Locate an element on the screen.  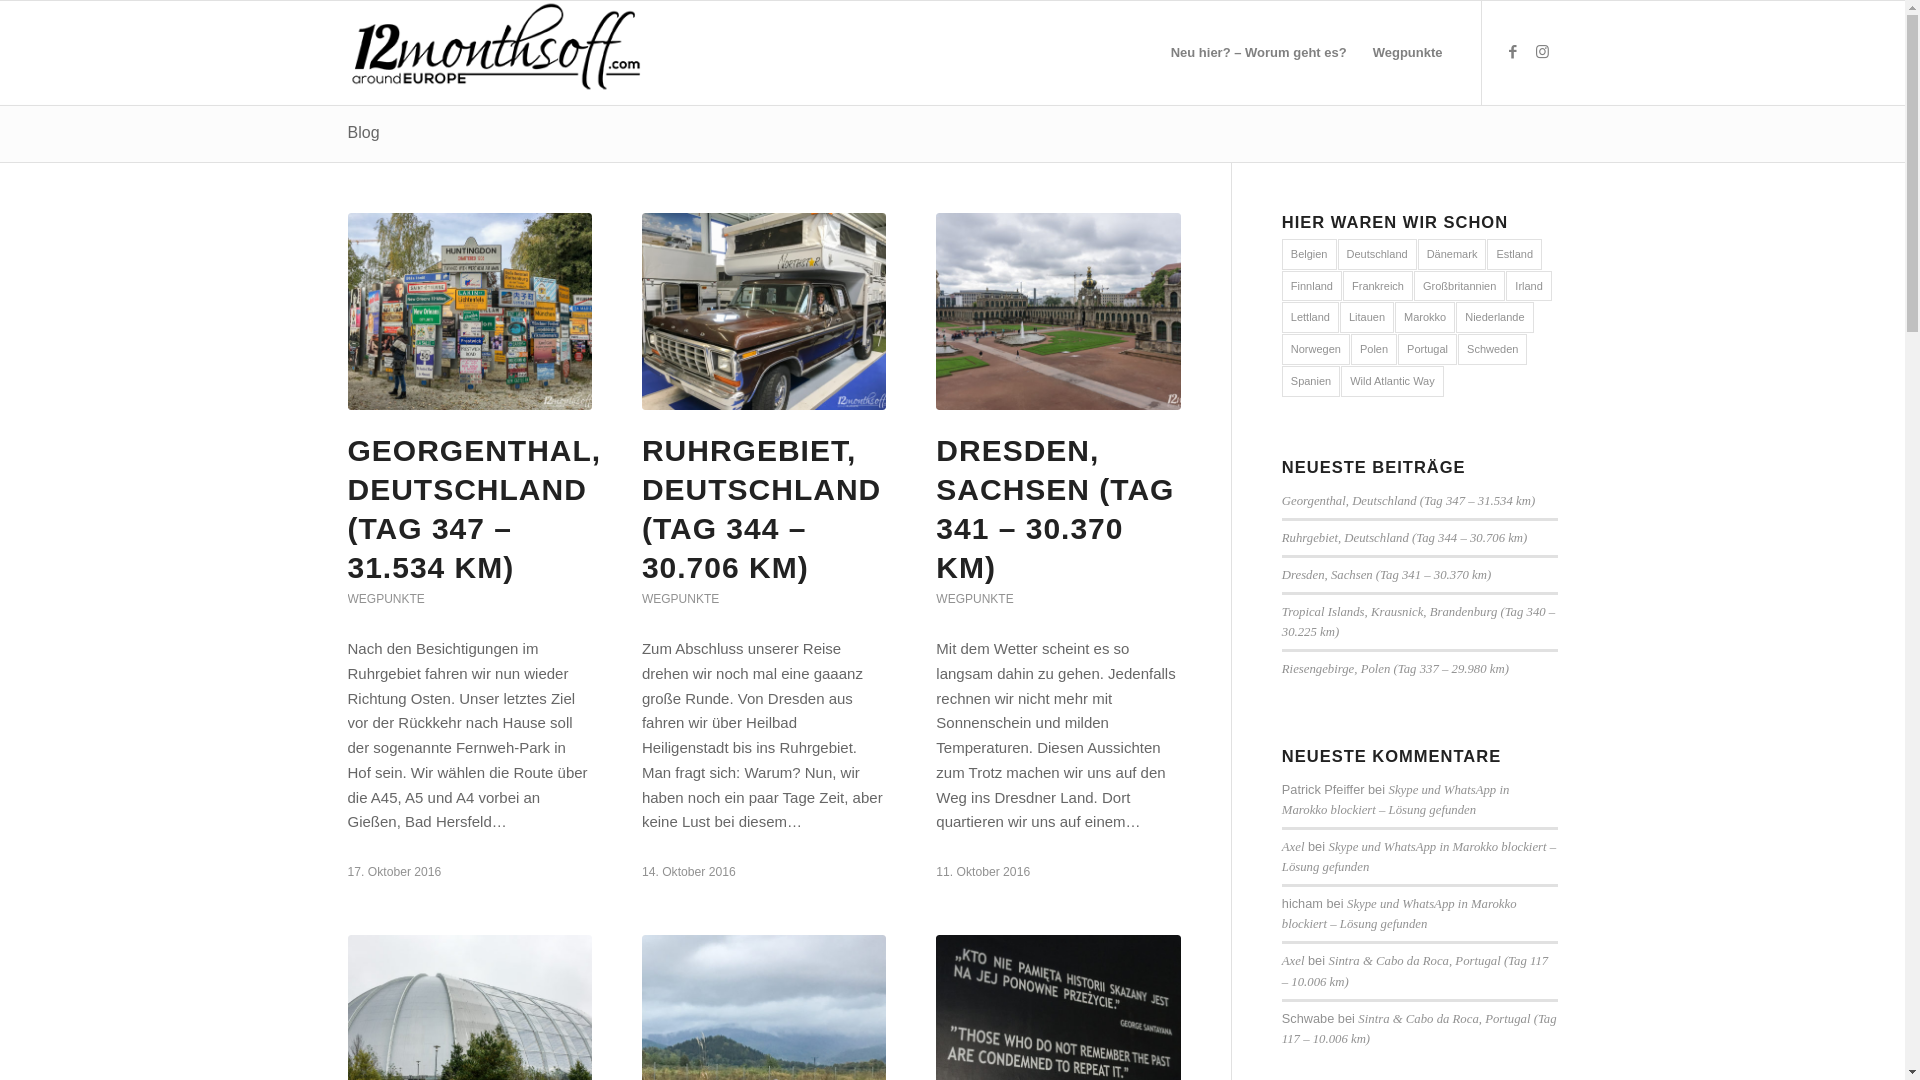
'WEGPUNKTE' is located at coordinates (386, 597).